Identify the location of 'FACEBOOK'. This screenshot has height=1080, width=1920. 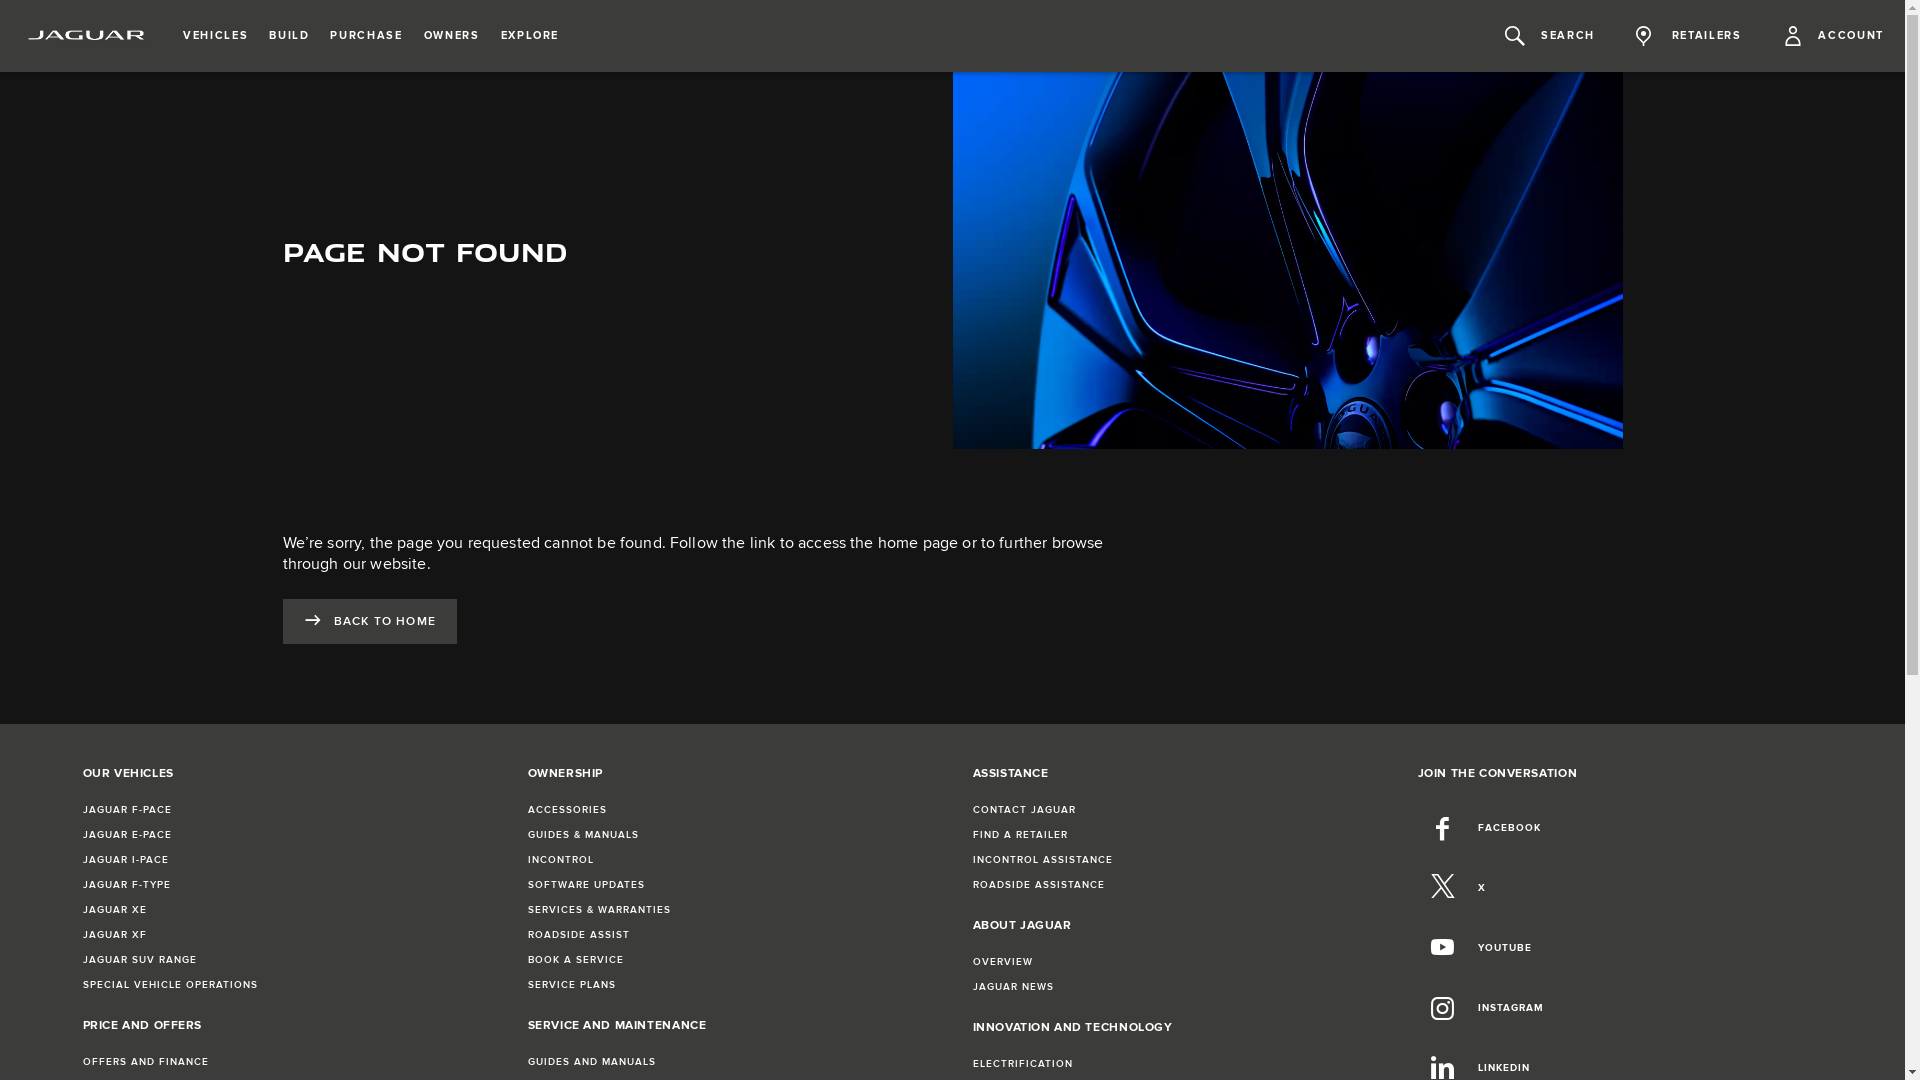
(1479, 828).